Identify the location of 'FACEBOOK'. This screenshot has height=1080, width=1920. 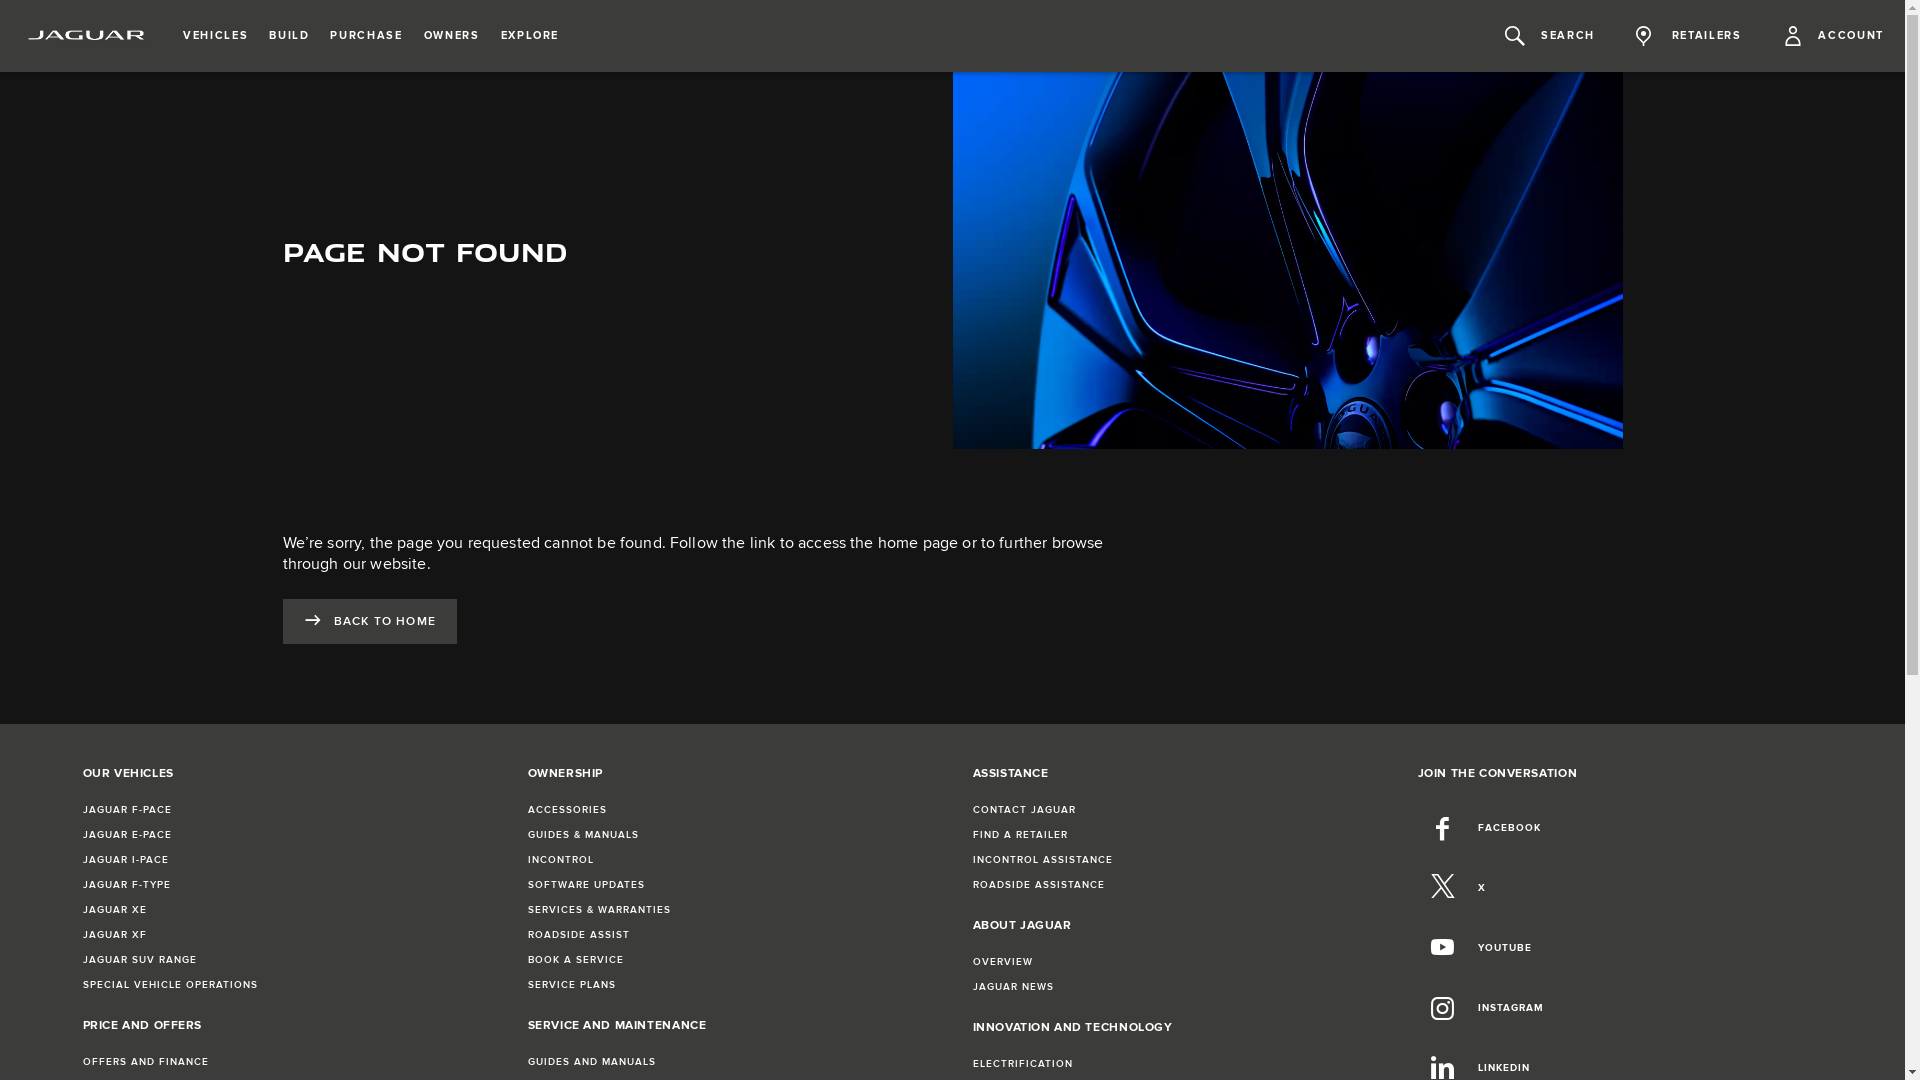
(1479, 828).